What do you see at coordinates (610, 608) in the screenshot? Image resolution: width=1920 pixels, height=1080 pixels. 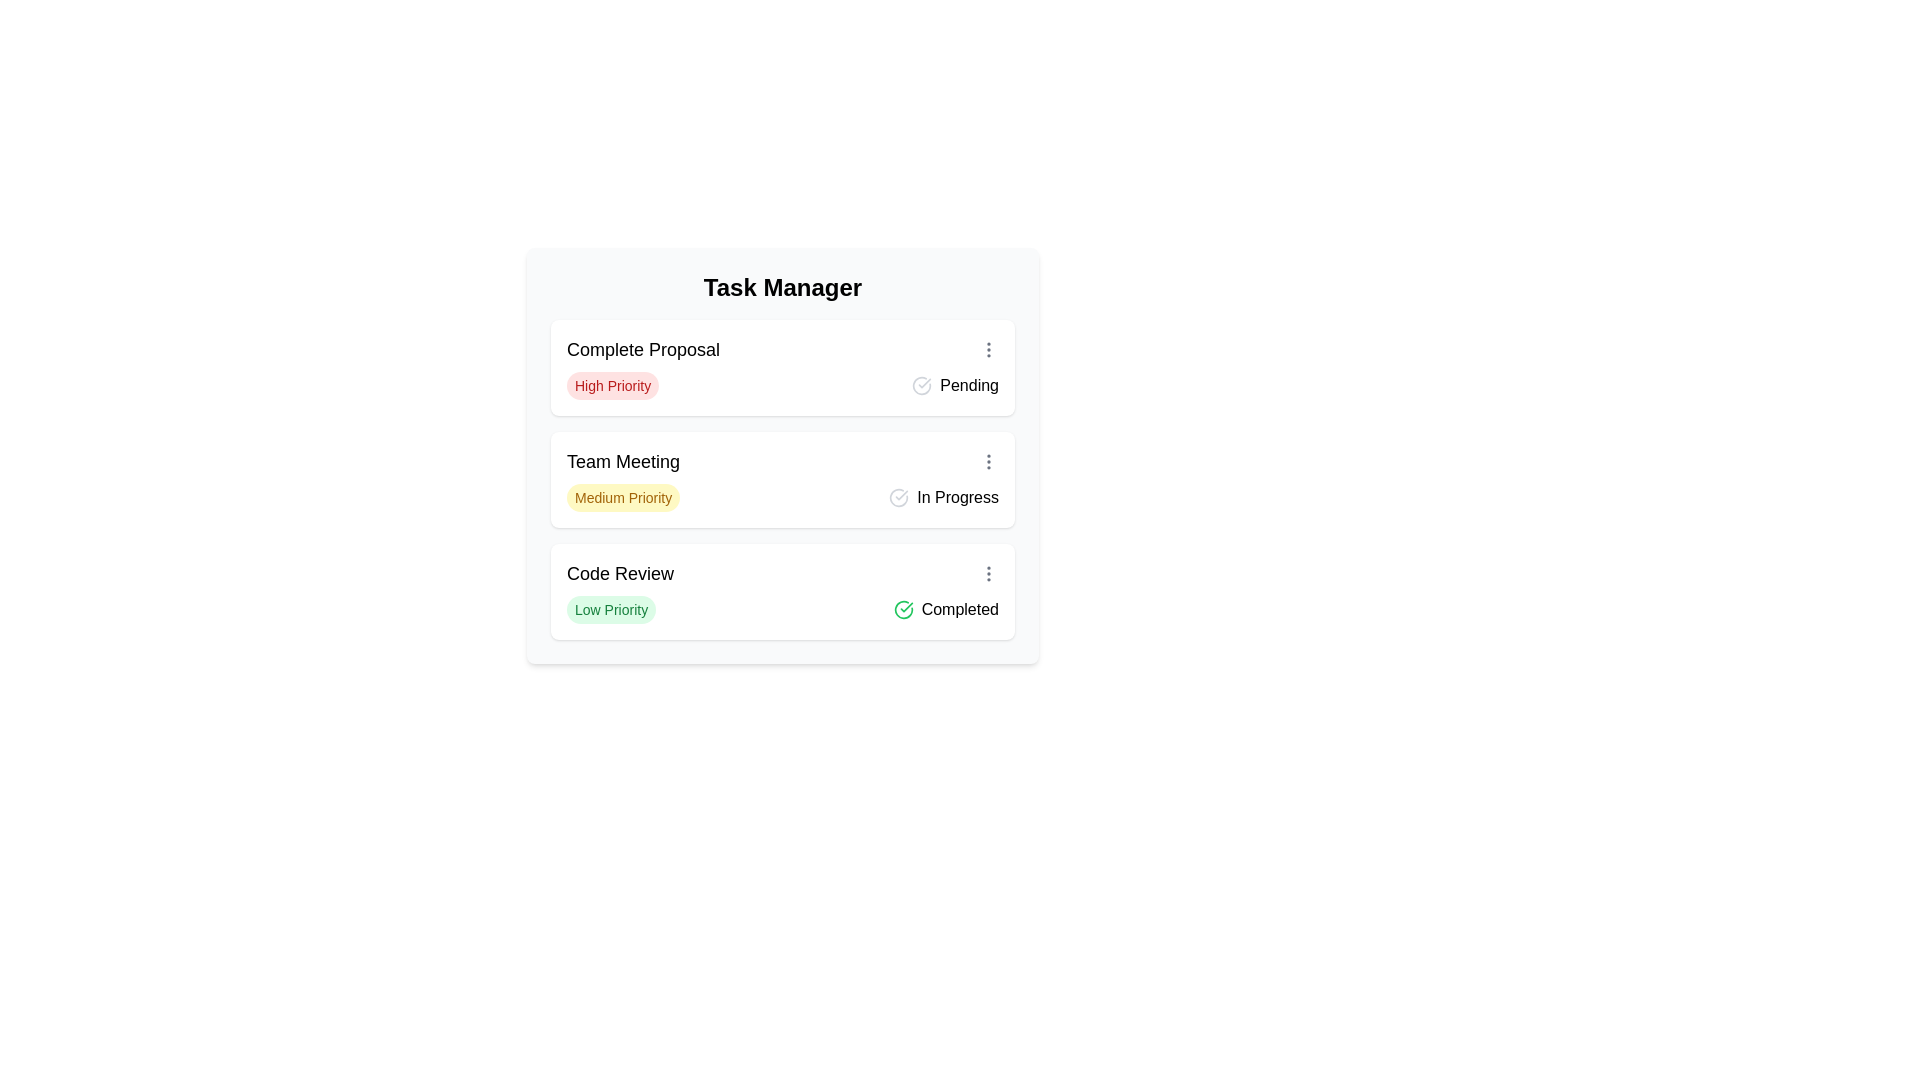 I see `the low priority badge indicating the 'Code Review' task, located in the third row of the task list` at bounding box center [610, 608].